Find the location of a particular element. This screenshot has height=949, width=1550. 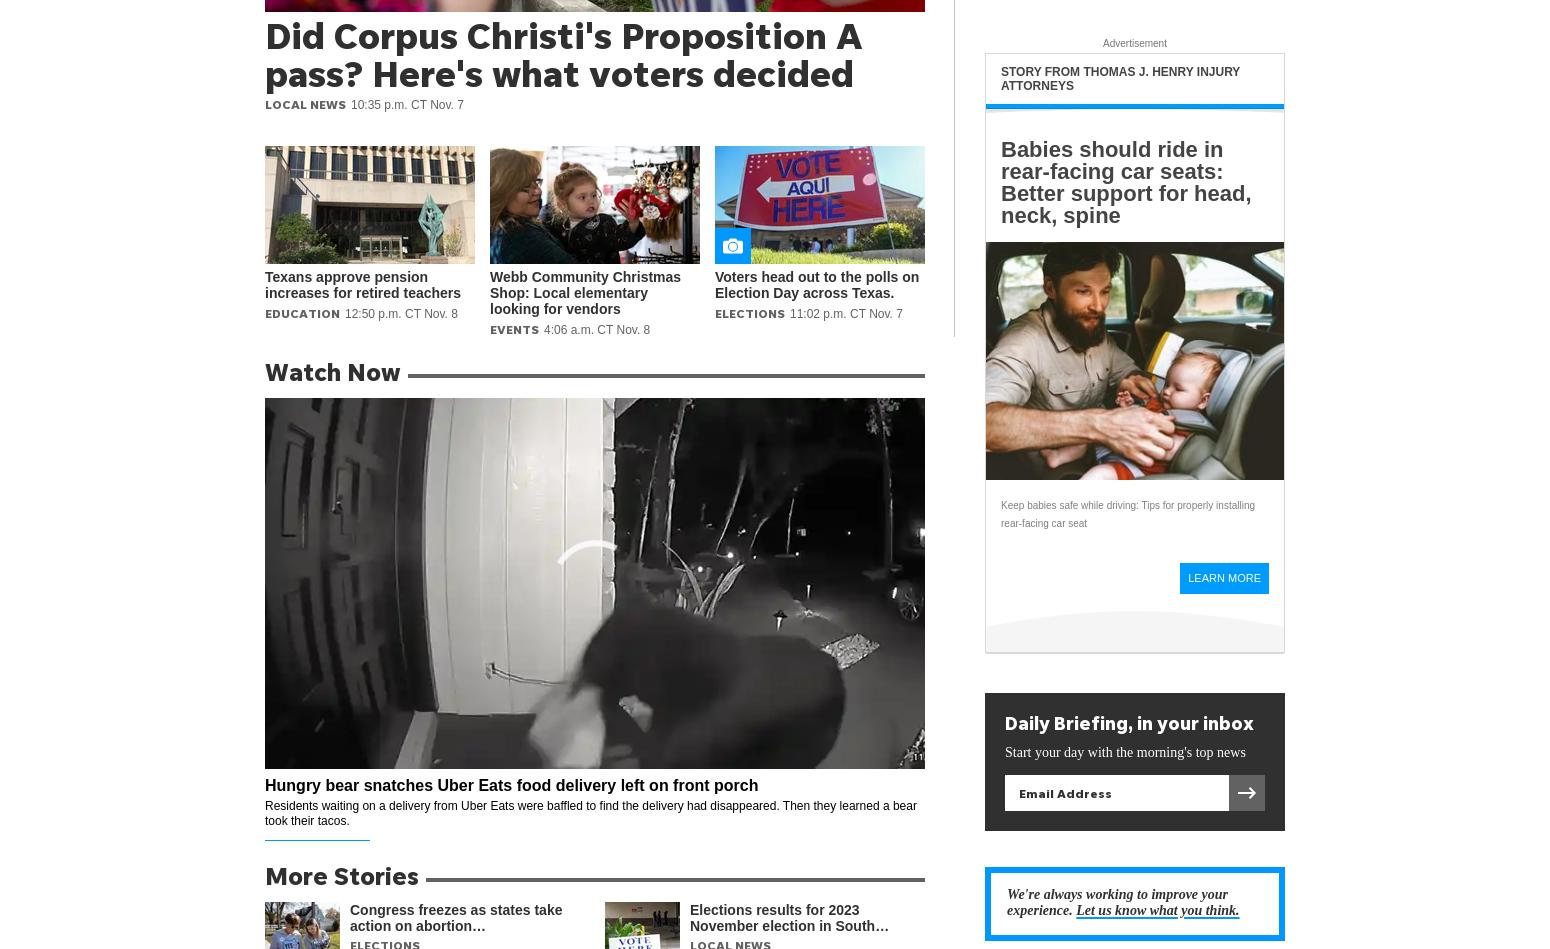

'Story from Thomas J. Henry Injury Attorneys' is located at coordinates (1119, 78).